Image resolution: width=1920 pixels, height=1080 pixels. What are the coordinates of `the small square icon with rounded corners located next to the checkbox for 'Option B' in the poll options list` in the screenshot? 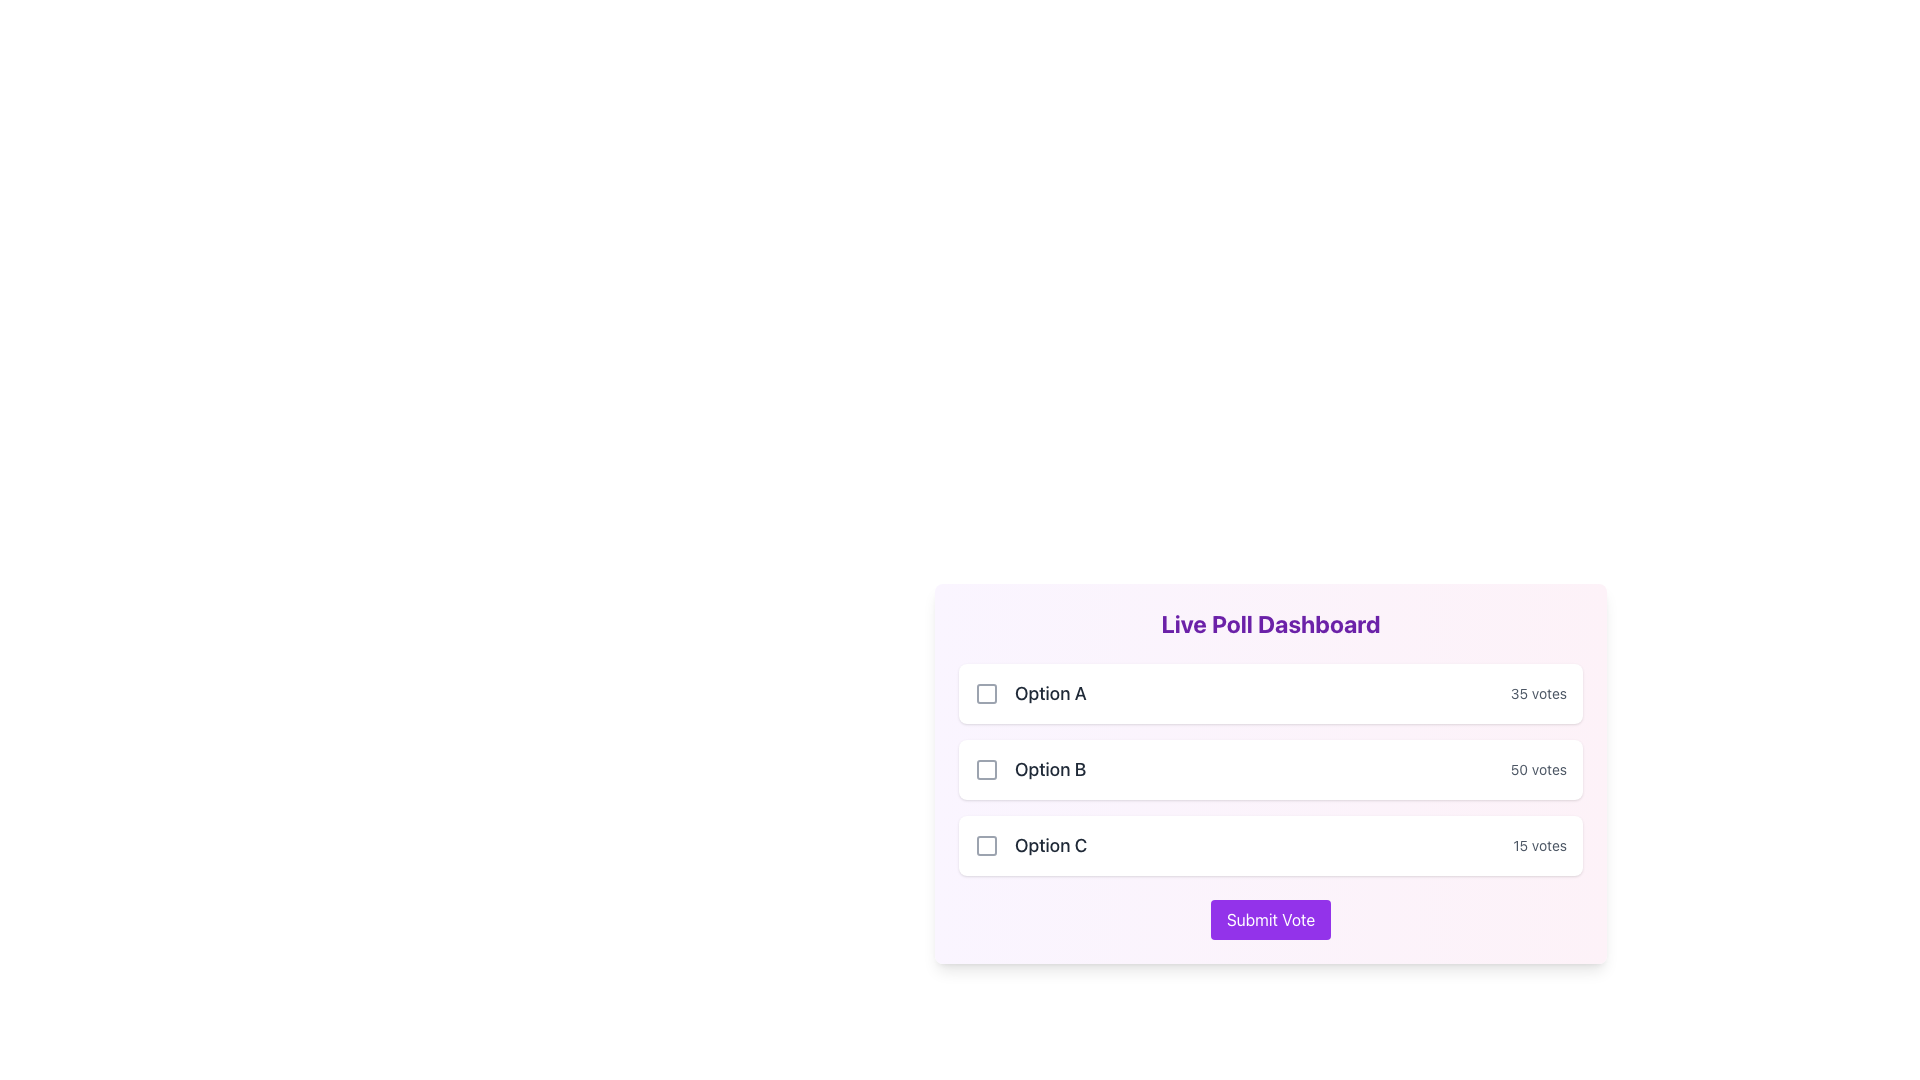 It's located at (987, 769).